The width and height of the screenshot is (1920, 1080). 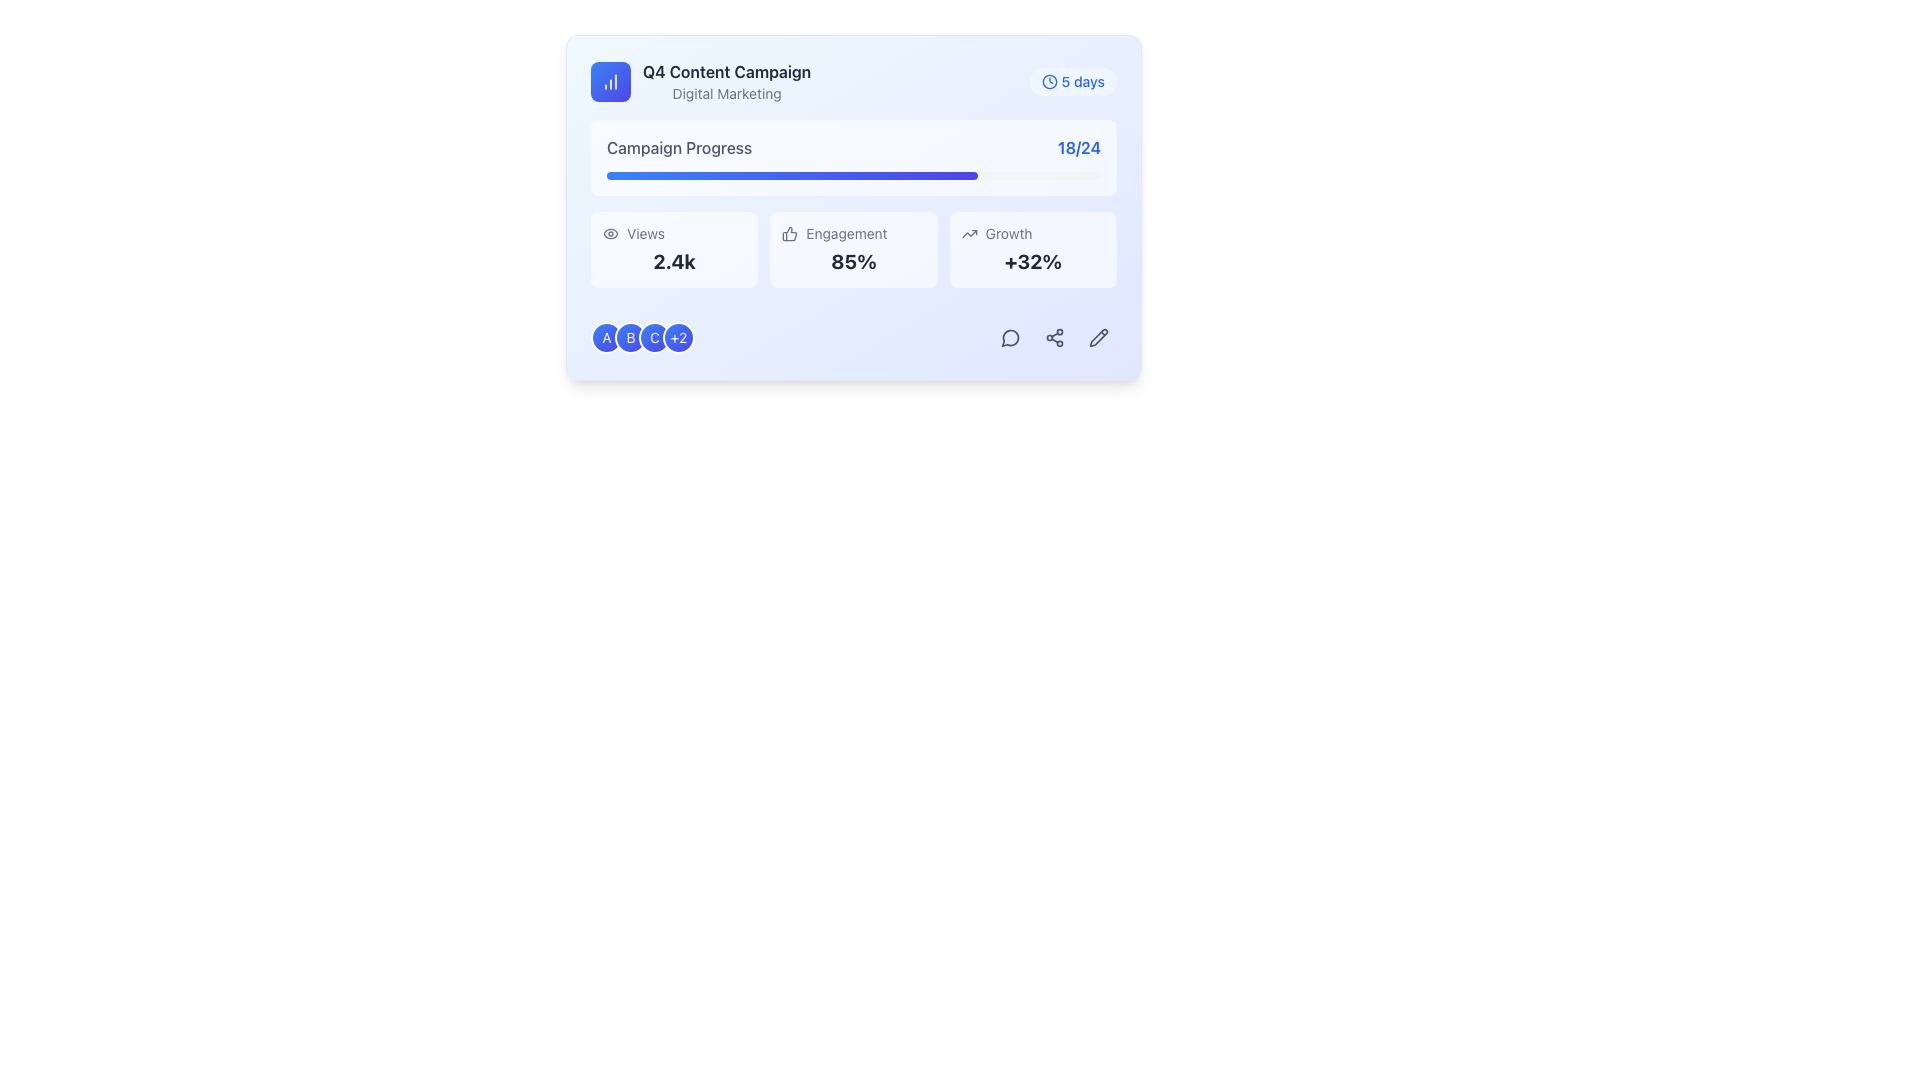 What do you see at coordinates (609, 233) in the screenshot?
I see `the eye-shaped icon located to the left of the 'Views' text label, which features a circular pupil and an elliptical outline` at bounding box center [609, 233].